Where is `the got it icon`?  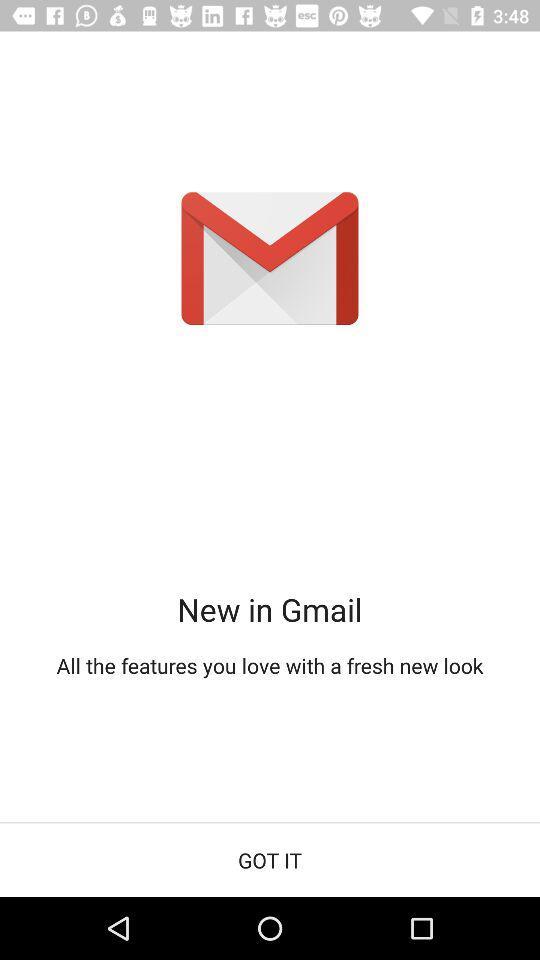
the got it icon is located at coordinates (270, 859).